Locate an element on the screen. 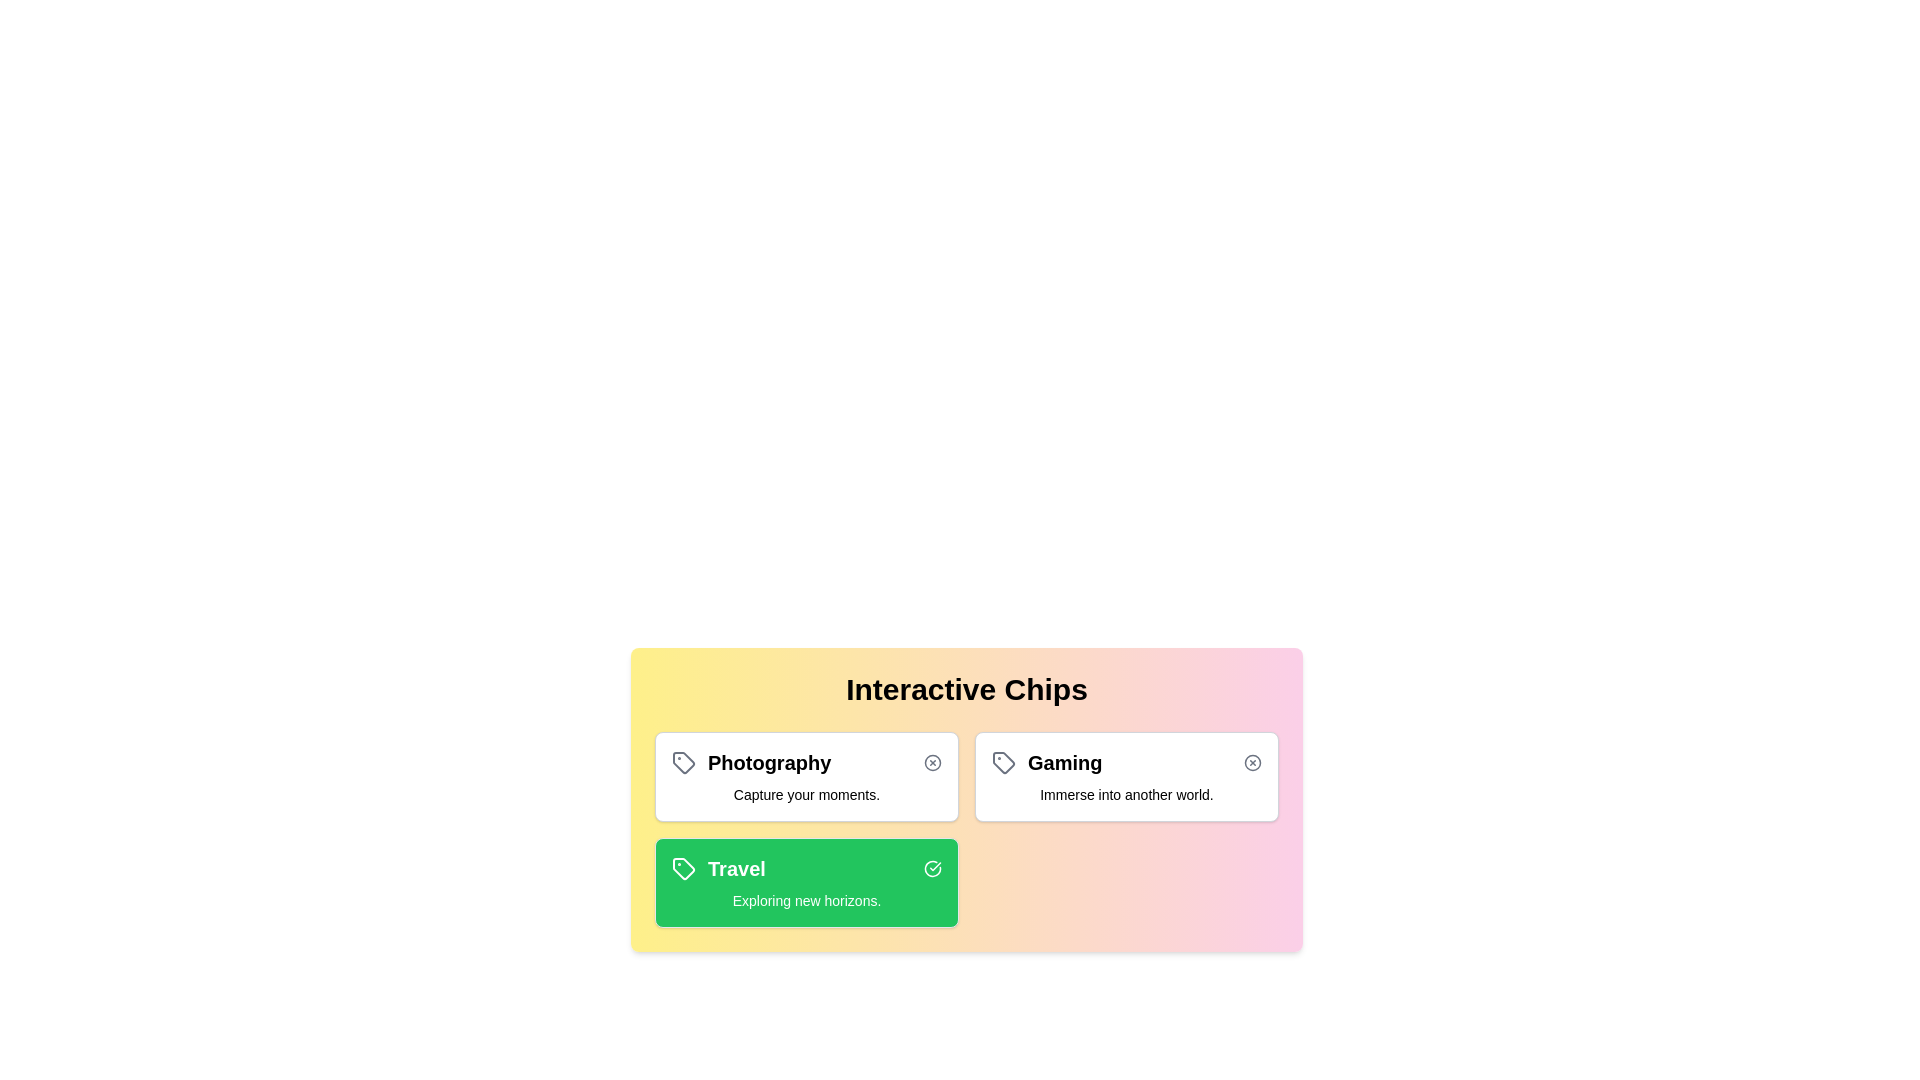  the chip labeled 'Gaming' to observe its hover effect is located at coordinates (1127, 775).